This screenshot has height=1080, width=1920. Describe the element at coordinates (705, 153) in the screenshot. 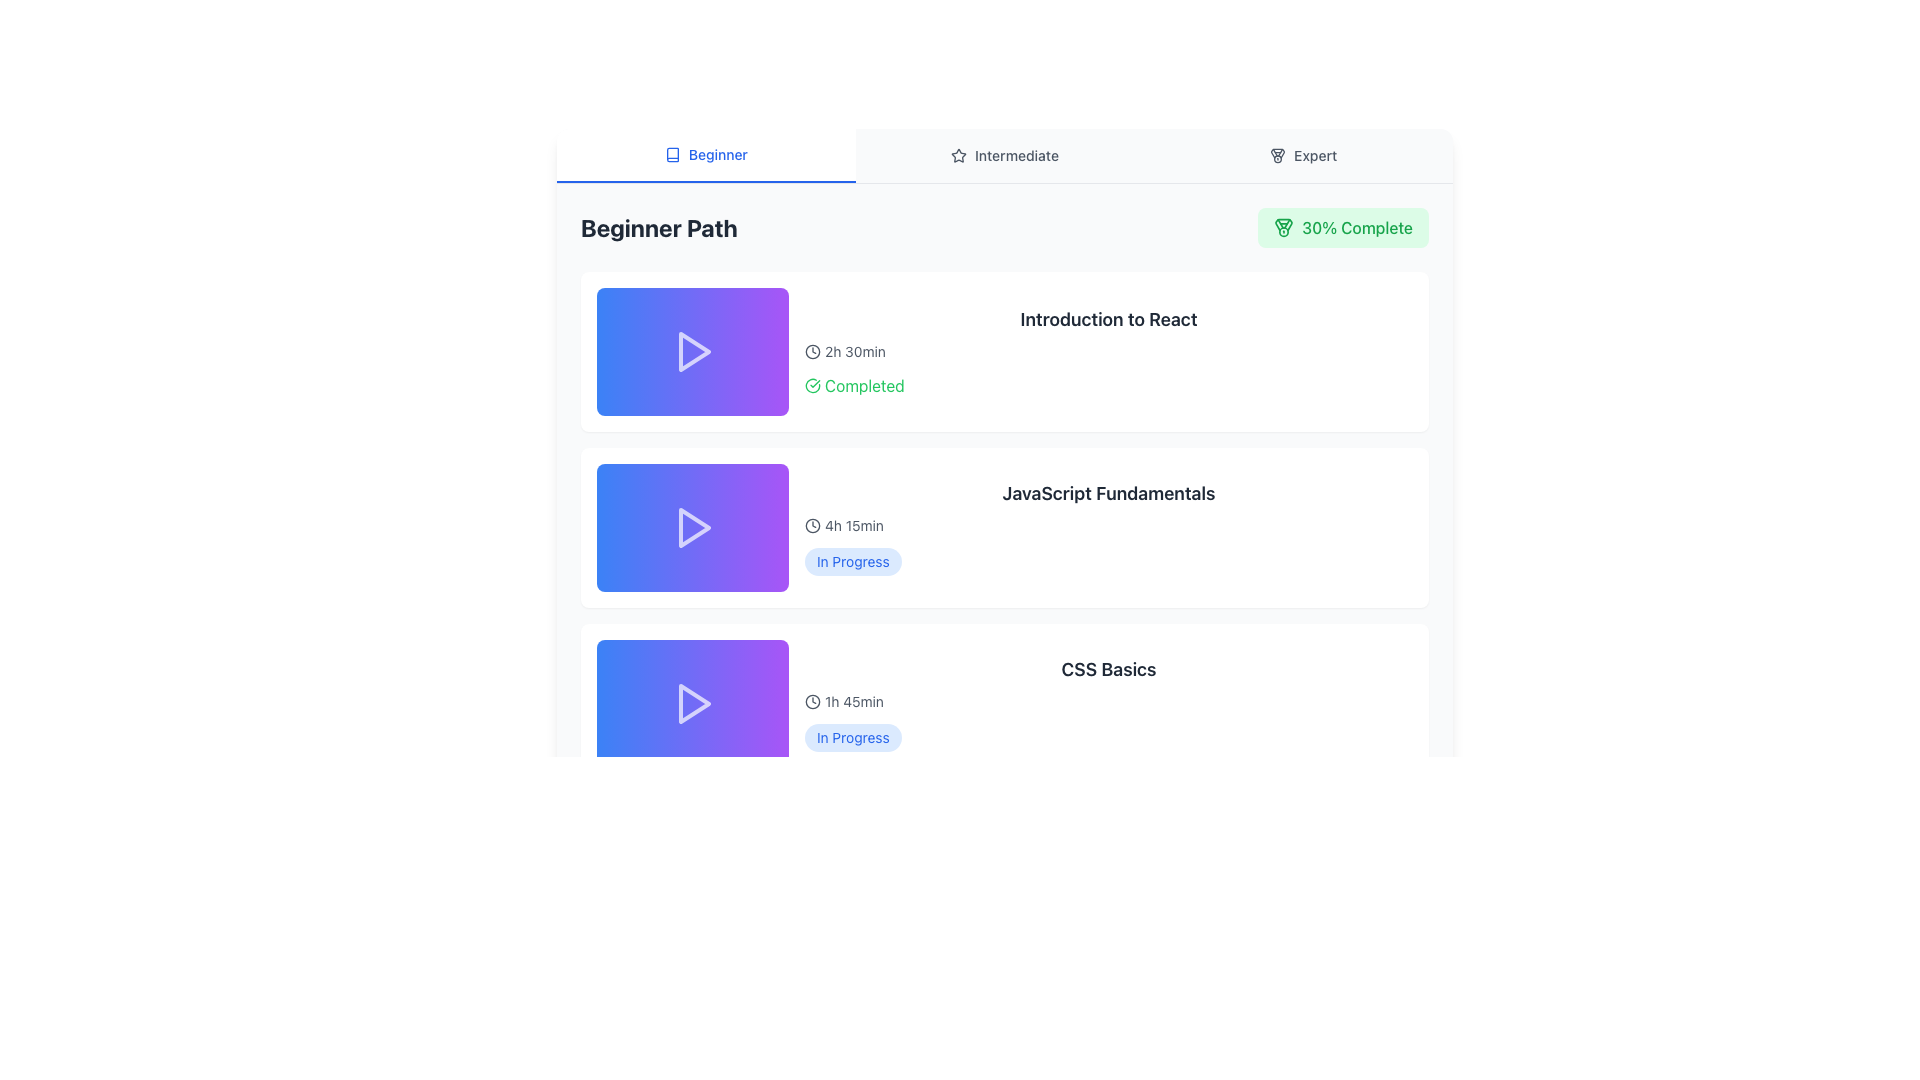

I see `the 'Beginner' tab which is styled in blue with bold text and a book icon, located in the top-left corner of the tab selection control` at that location.